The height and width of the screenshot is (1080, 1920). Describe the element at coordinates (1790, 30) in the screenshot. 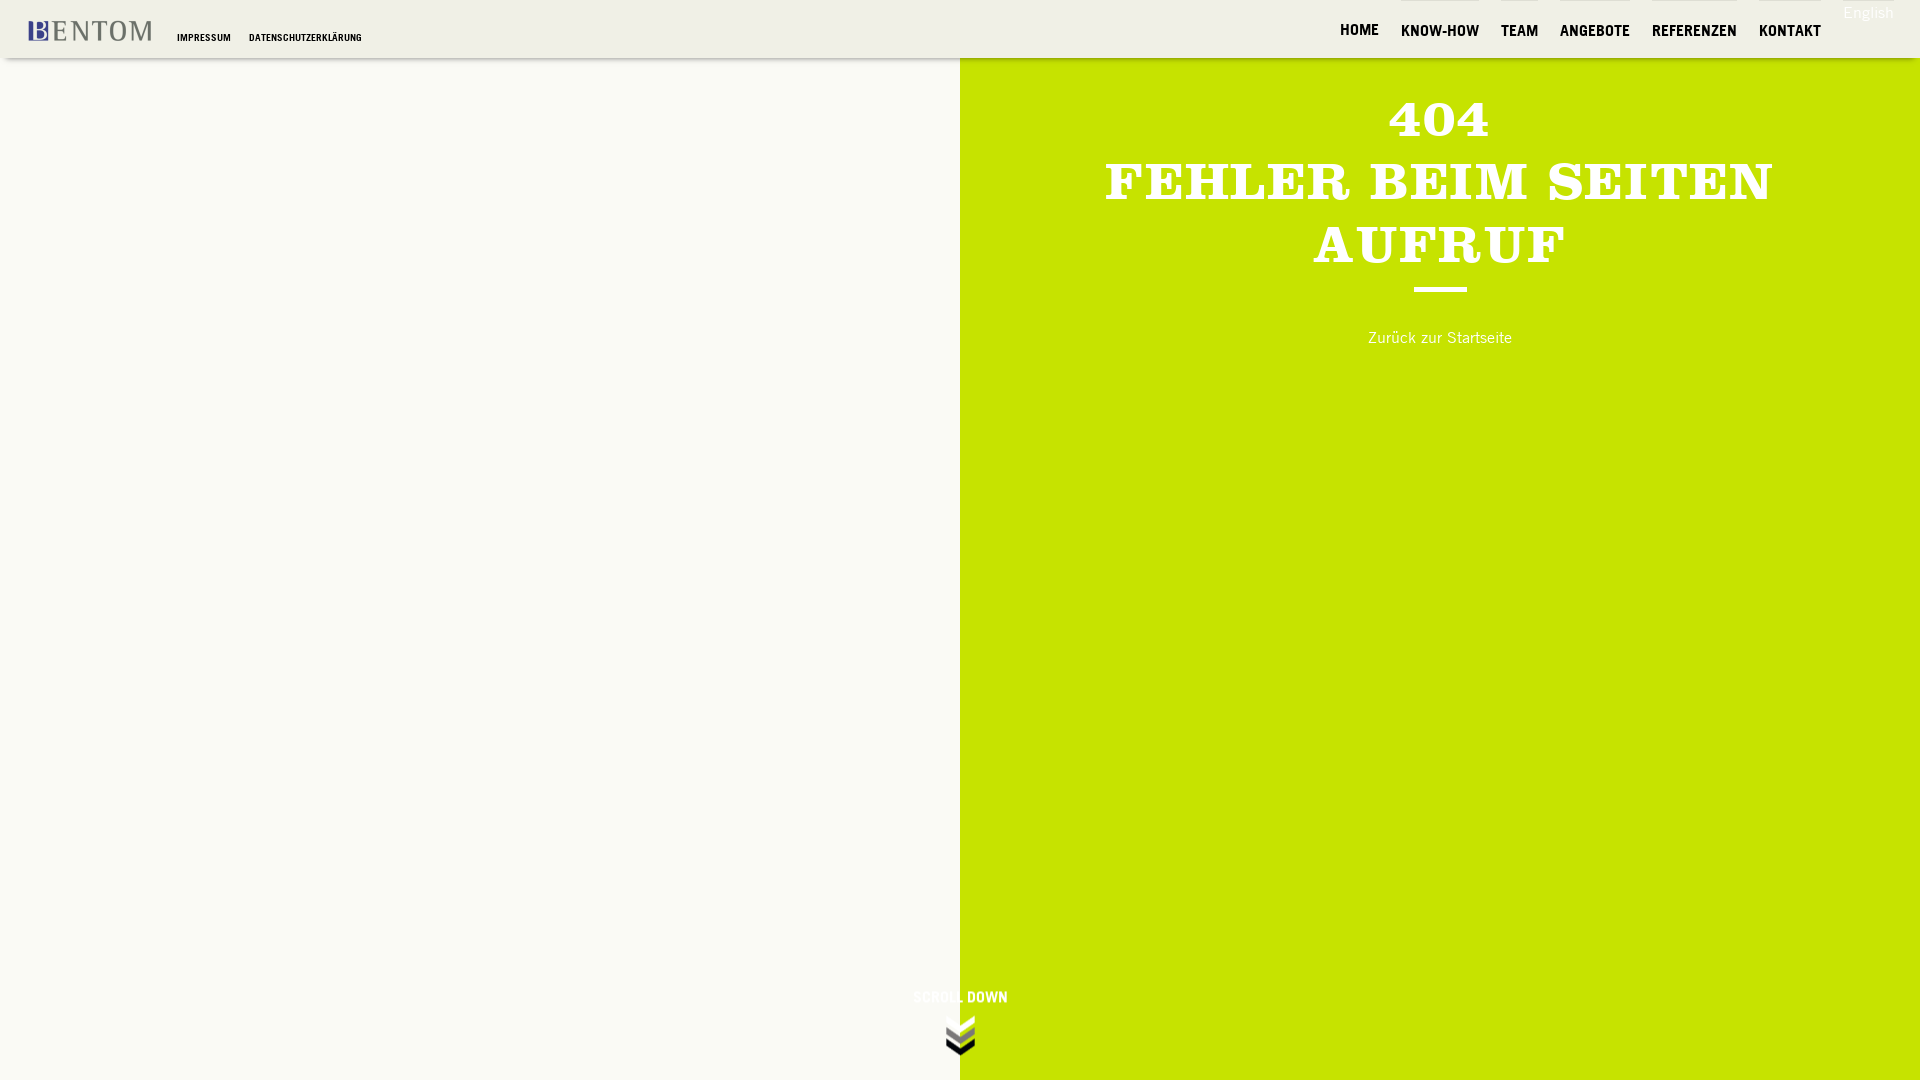

I see `'KONTAKT'` at that location.